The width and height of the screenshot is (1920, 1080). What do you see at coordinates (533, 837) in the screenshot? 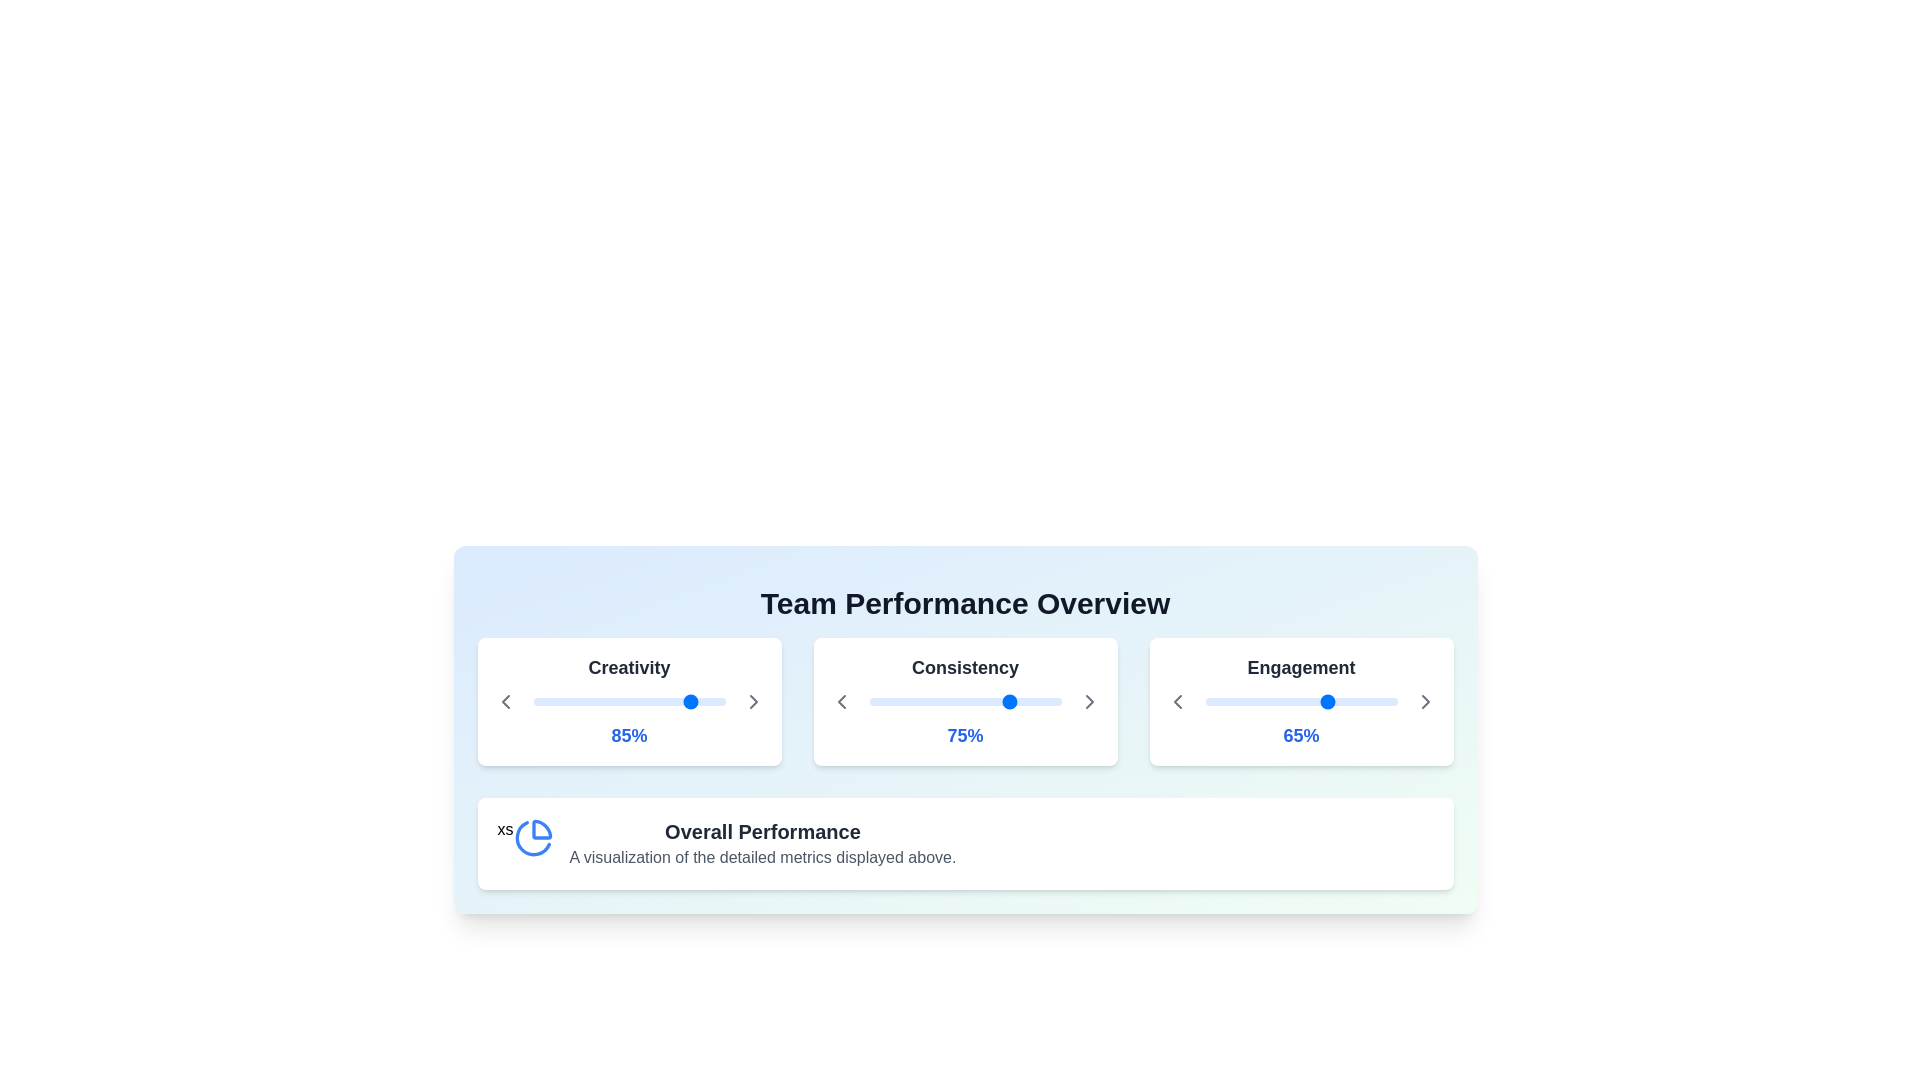
I see `the blue pie chart icon that represents a portion of data, located before the text 'Overall Performance' in the 'Team Performance Overview' section` at bounding box center [533, 837].